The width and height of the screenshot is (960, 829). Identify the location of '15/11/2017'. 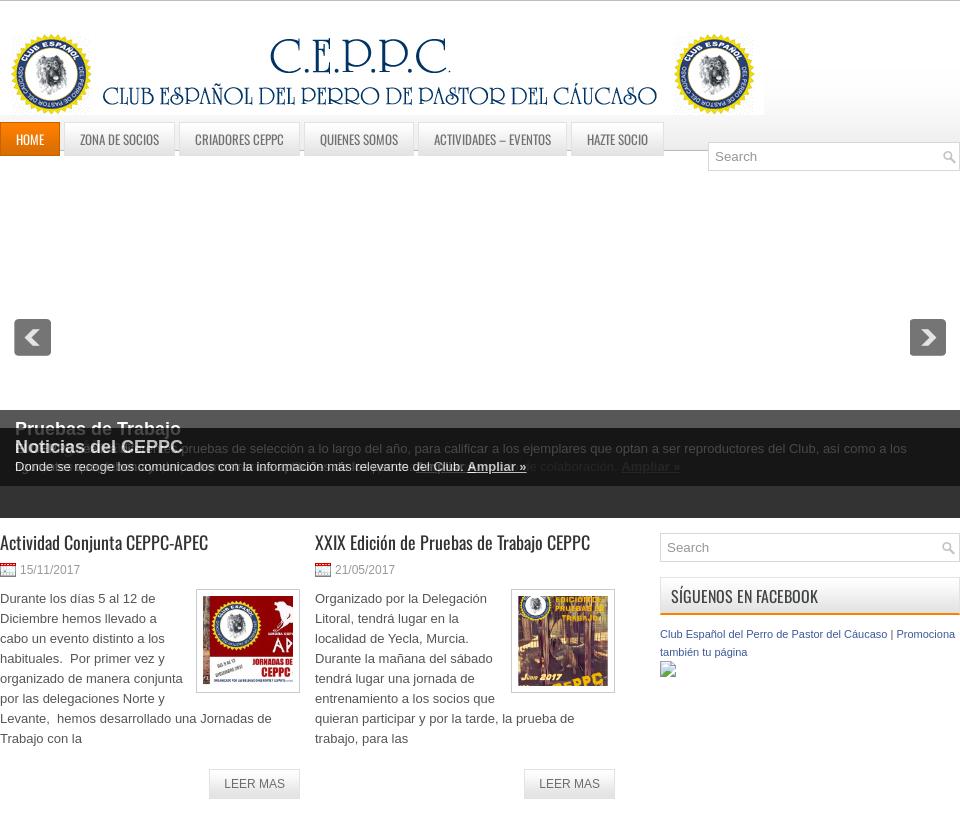
(49, 569).